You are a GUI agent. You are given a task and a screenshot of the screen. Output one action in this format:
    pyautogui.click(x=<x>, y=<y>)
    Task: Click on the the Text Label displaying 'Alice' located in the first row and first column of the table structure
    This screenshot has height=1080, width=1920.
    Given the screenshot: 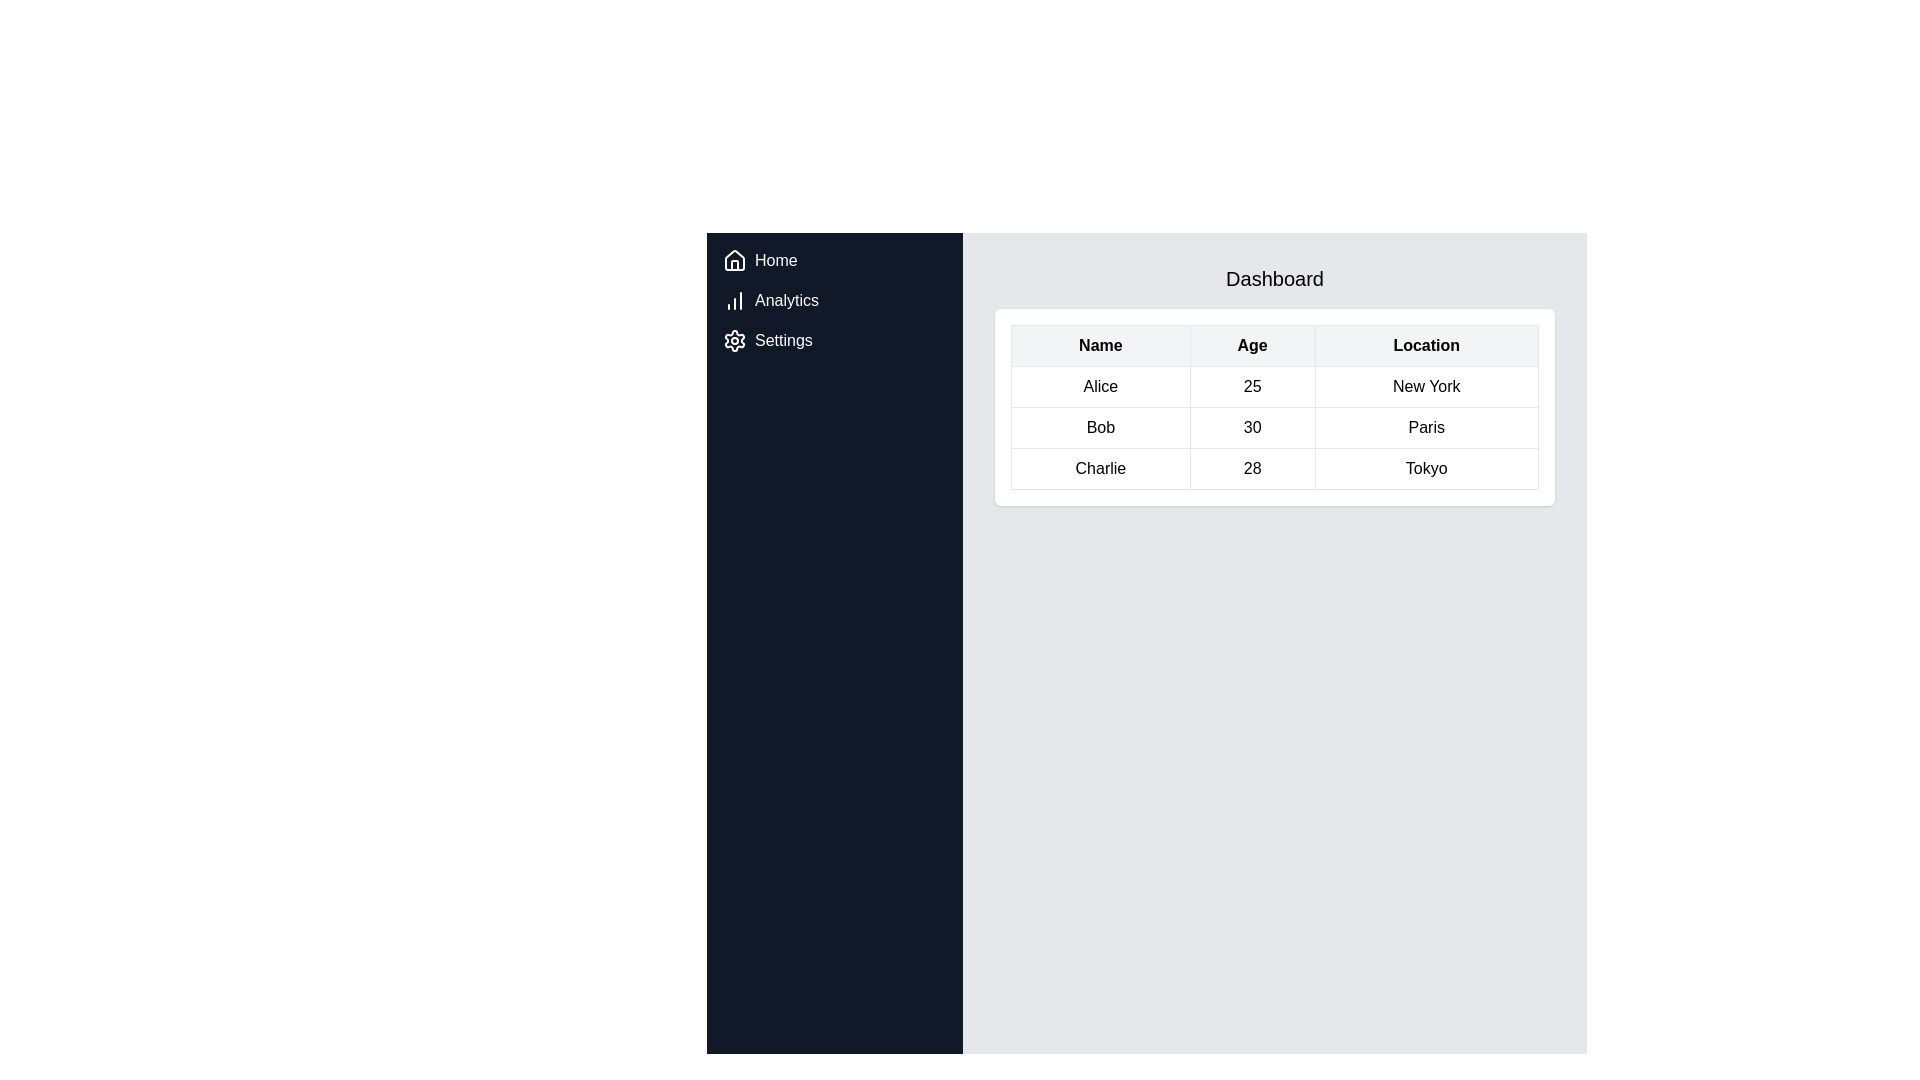 What is the action you would take?
    pyautogui.click(x=1099, y=386)
    